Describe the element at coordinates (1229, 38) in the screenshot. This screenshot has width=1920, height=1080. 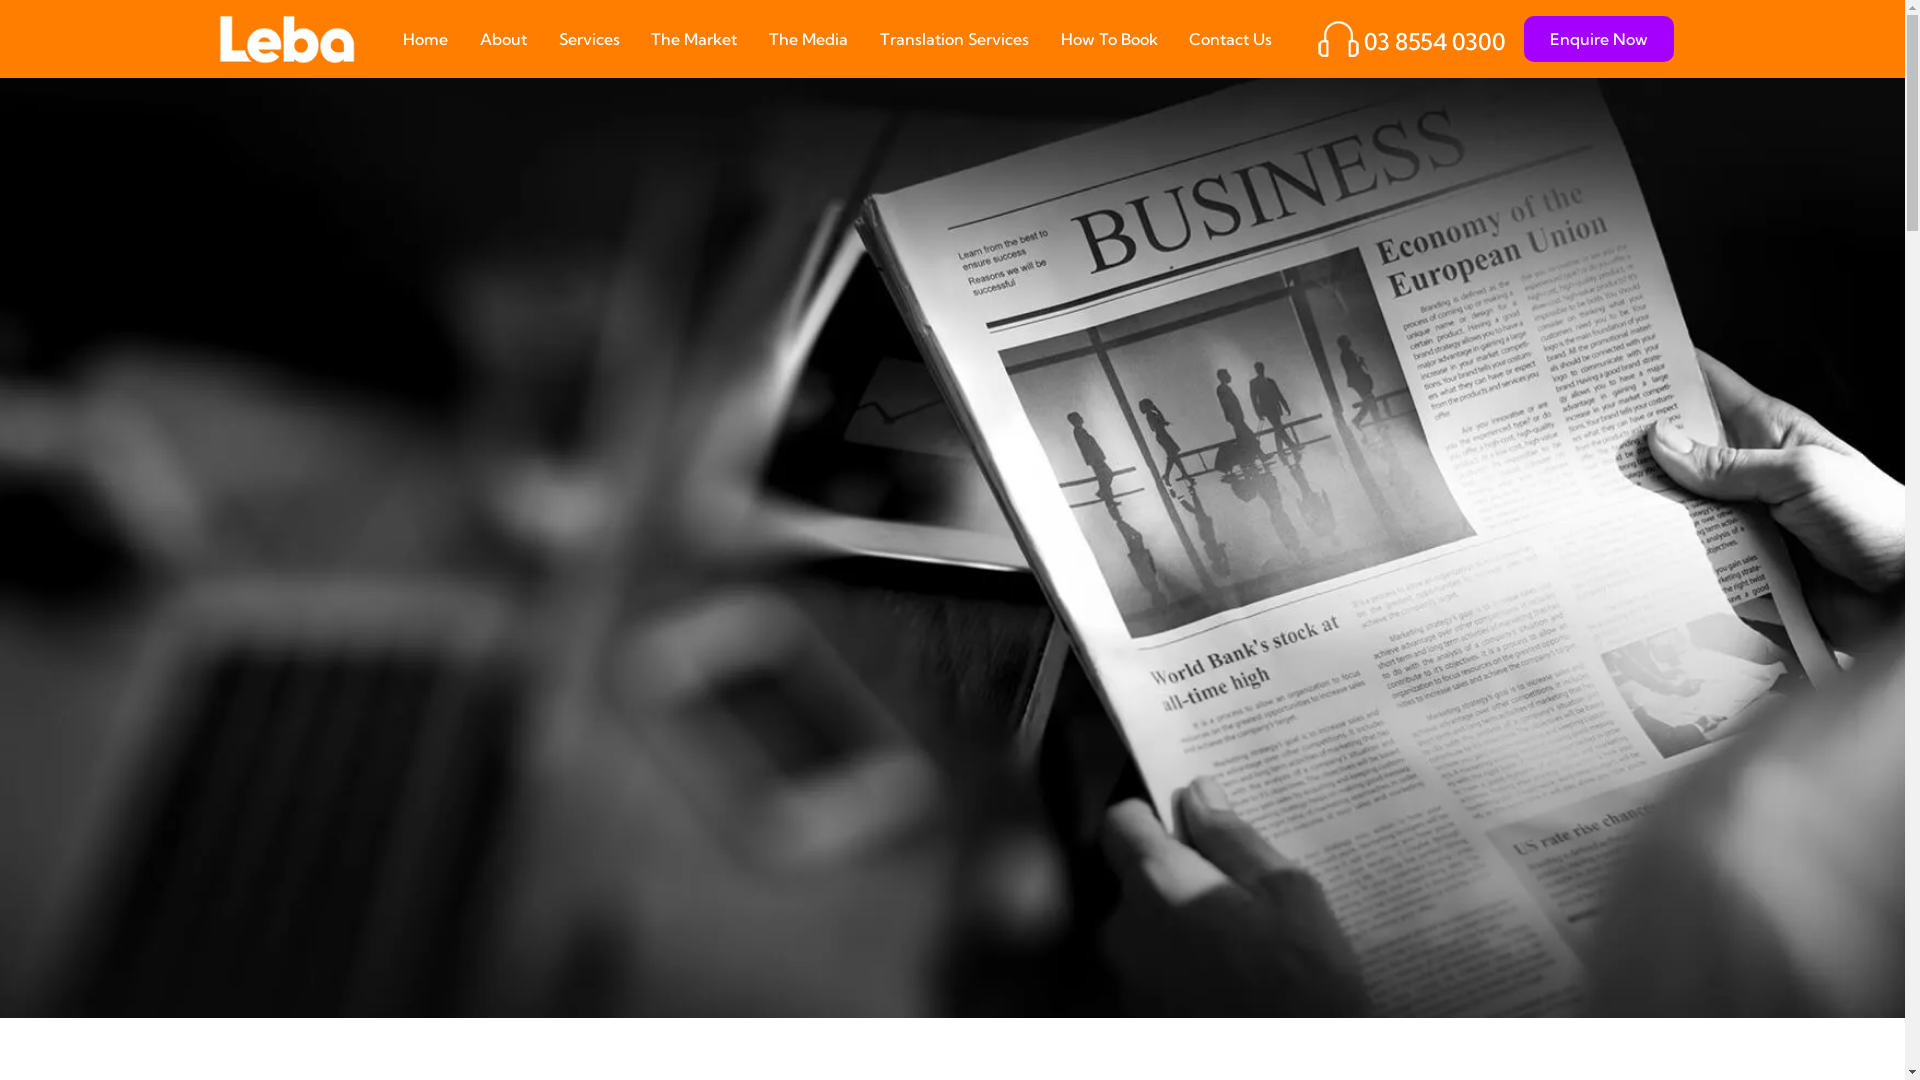
I see `'Contact Us'` at that location.